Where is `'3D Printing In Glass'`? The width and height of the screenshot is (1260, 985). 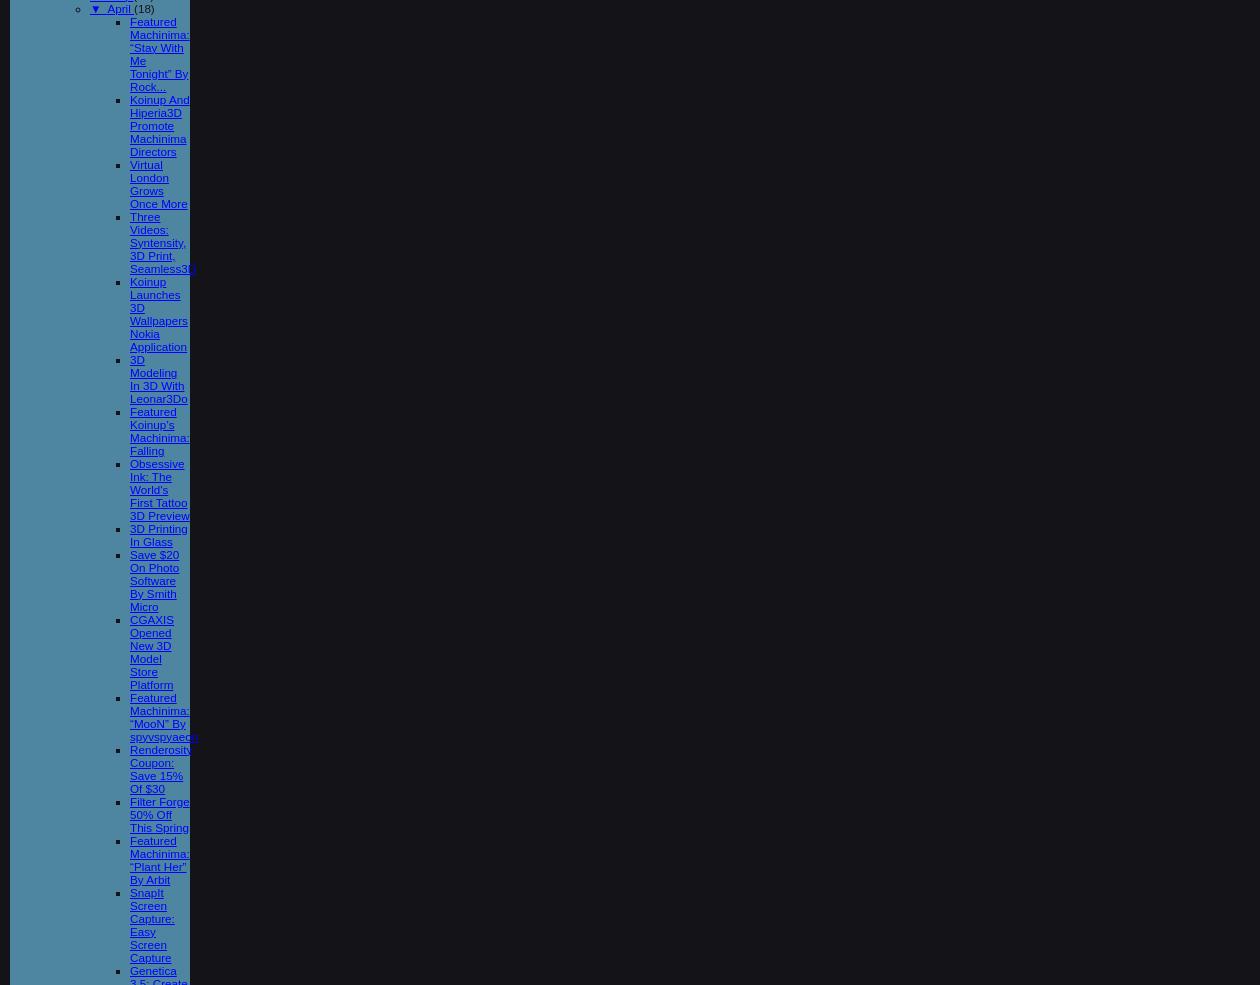
'3D Printing In Glass' is located at coordinates (130, 533).